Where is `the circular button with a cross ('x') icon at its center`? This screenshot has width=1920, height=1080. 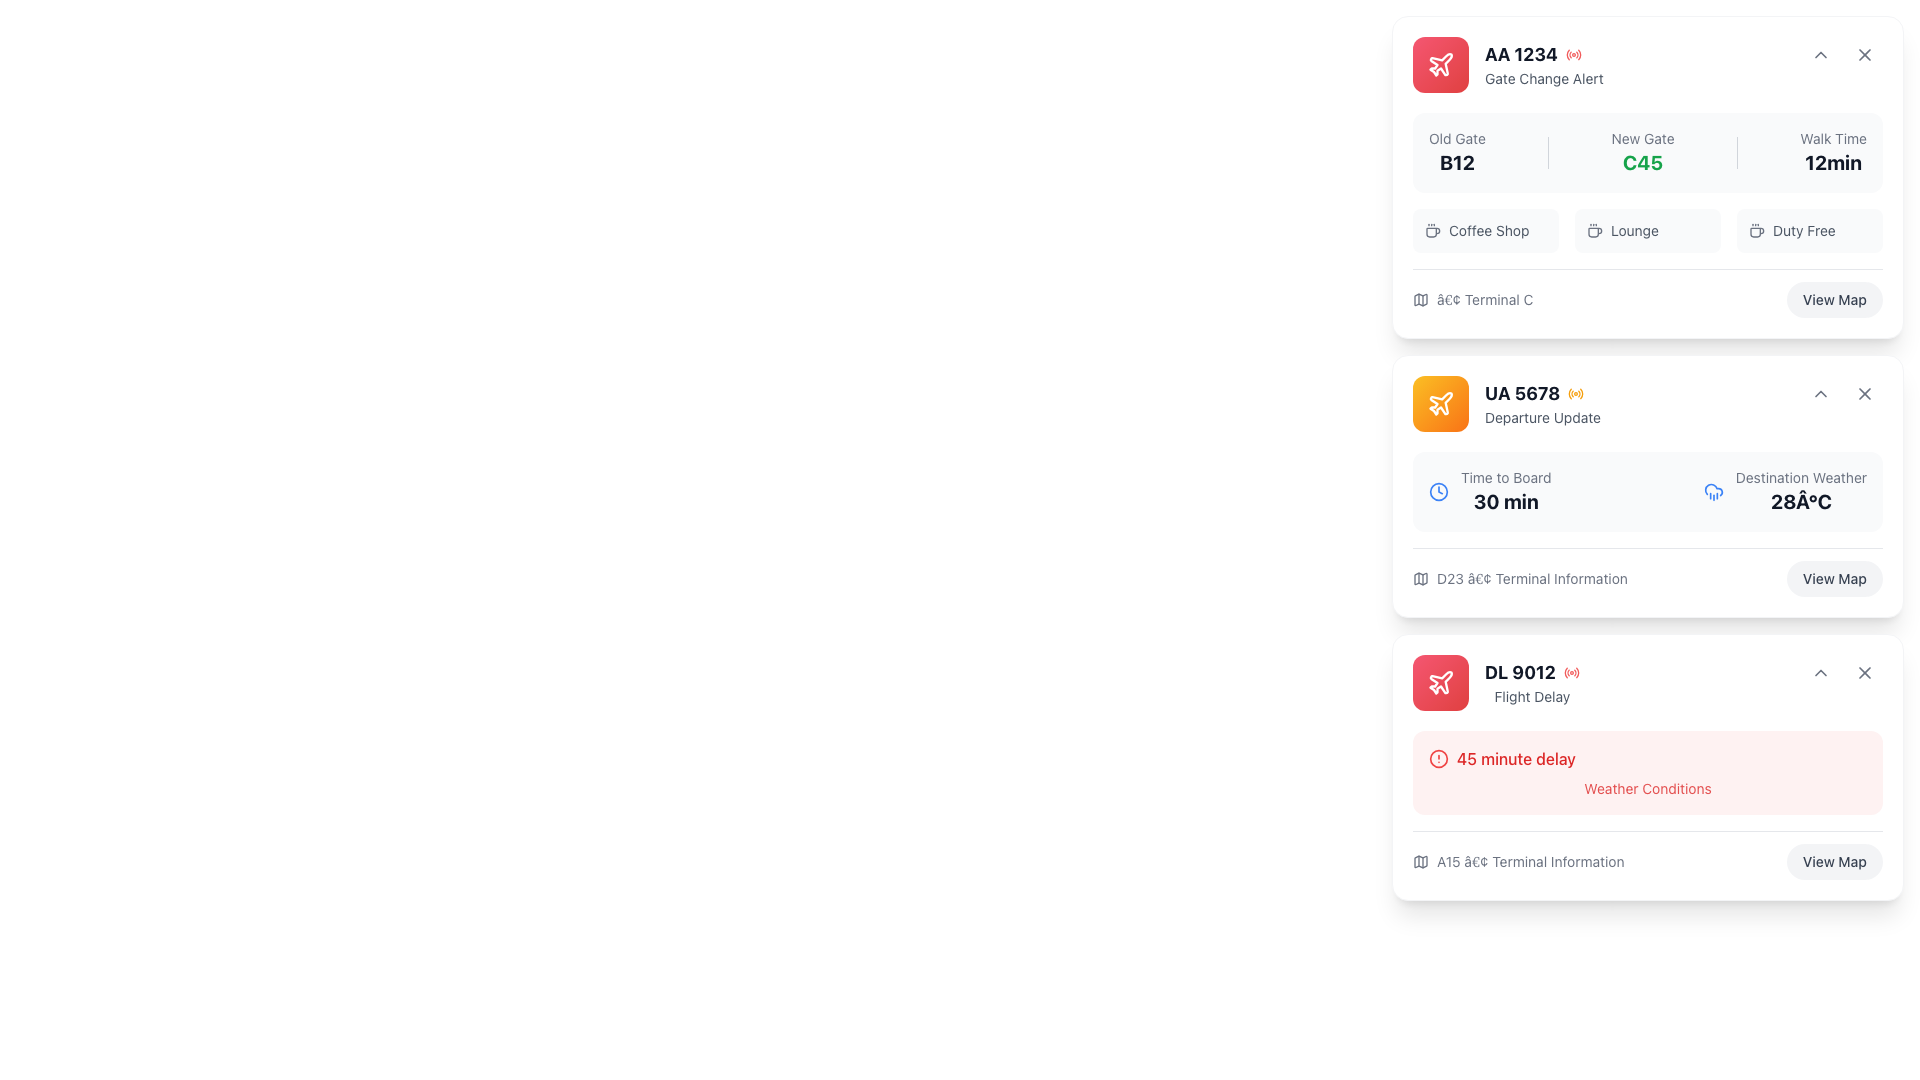 the circular button with a cross ('x') icon at its center is located at coordinates (1864, 53).